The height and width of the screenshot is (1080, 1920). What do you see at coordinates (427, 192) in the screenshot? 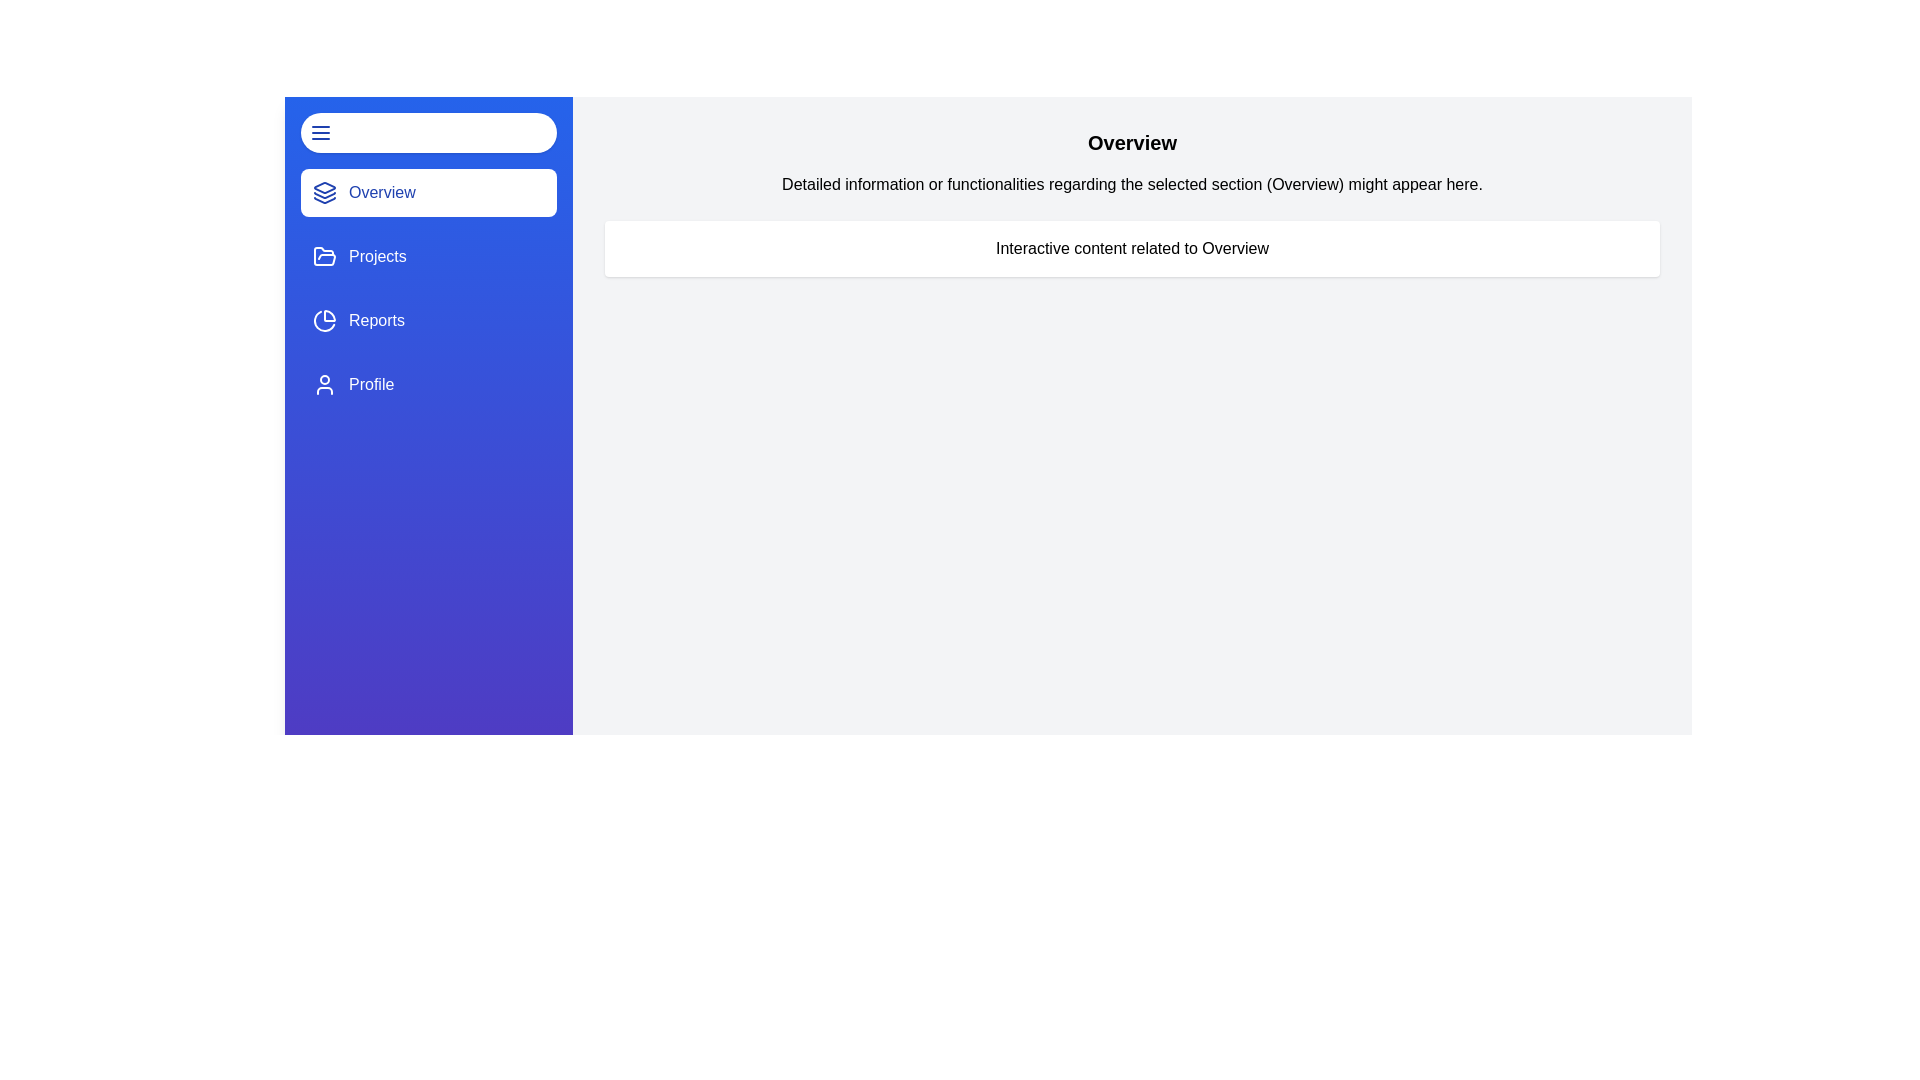
I see `the navigation section Overview` at bounding box center [427, 192].